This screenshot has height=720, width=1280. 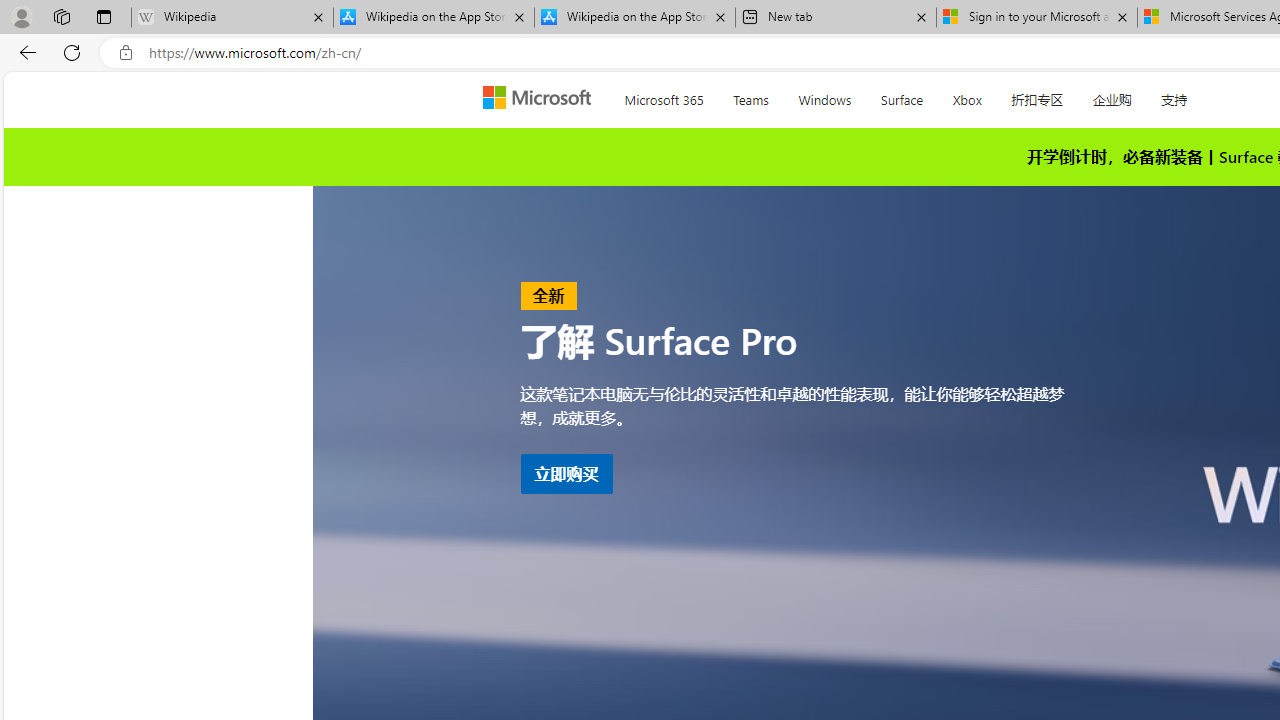 I want to click on 'Surface', so click(x=900, y=96).